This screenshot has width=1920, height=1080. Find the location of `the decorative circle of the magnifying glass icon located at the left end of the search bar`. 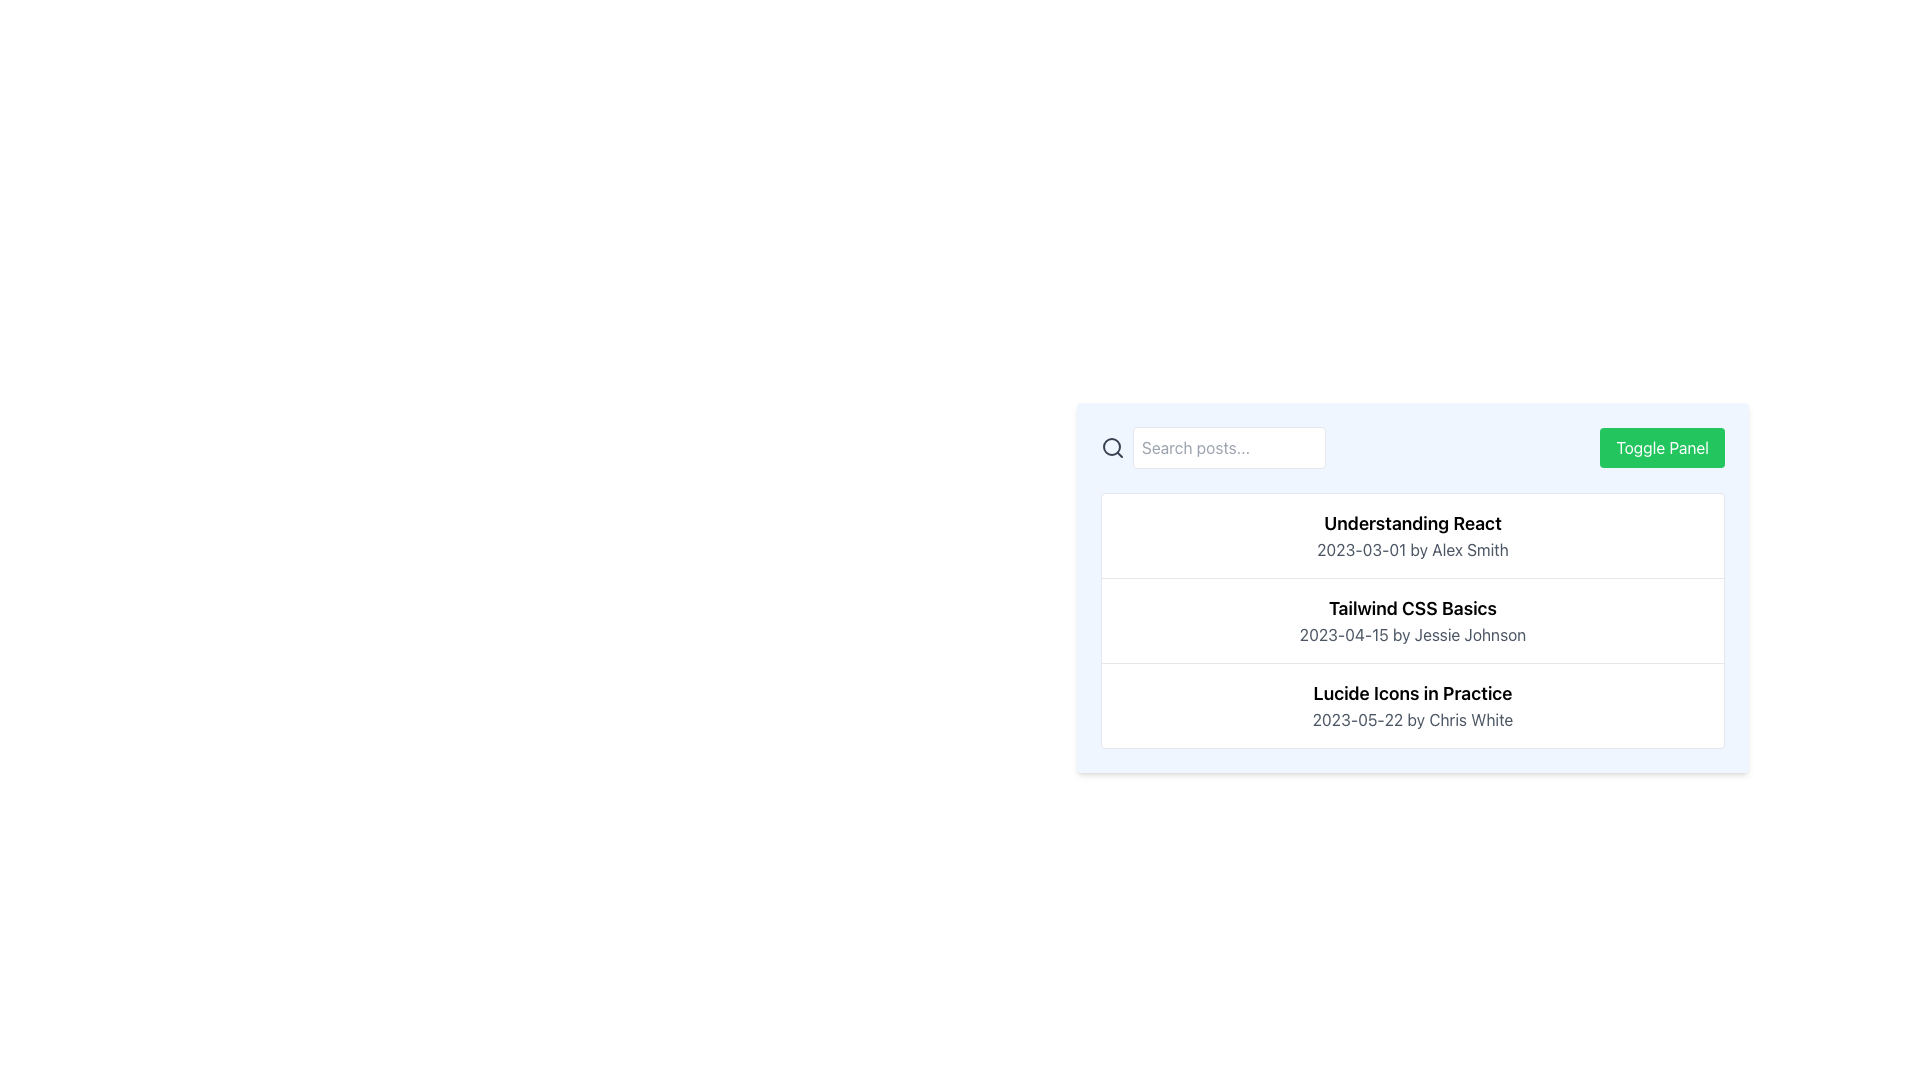

the decorative circle of the magnifying glass icon located at the left end of the search bar is located at coordinates (1111, 446).